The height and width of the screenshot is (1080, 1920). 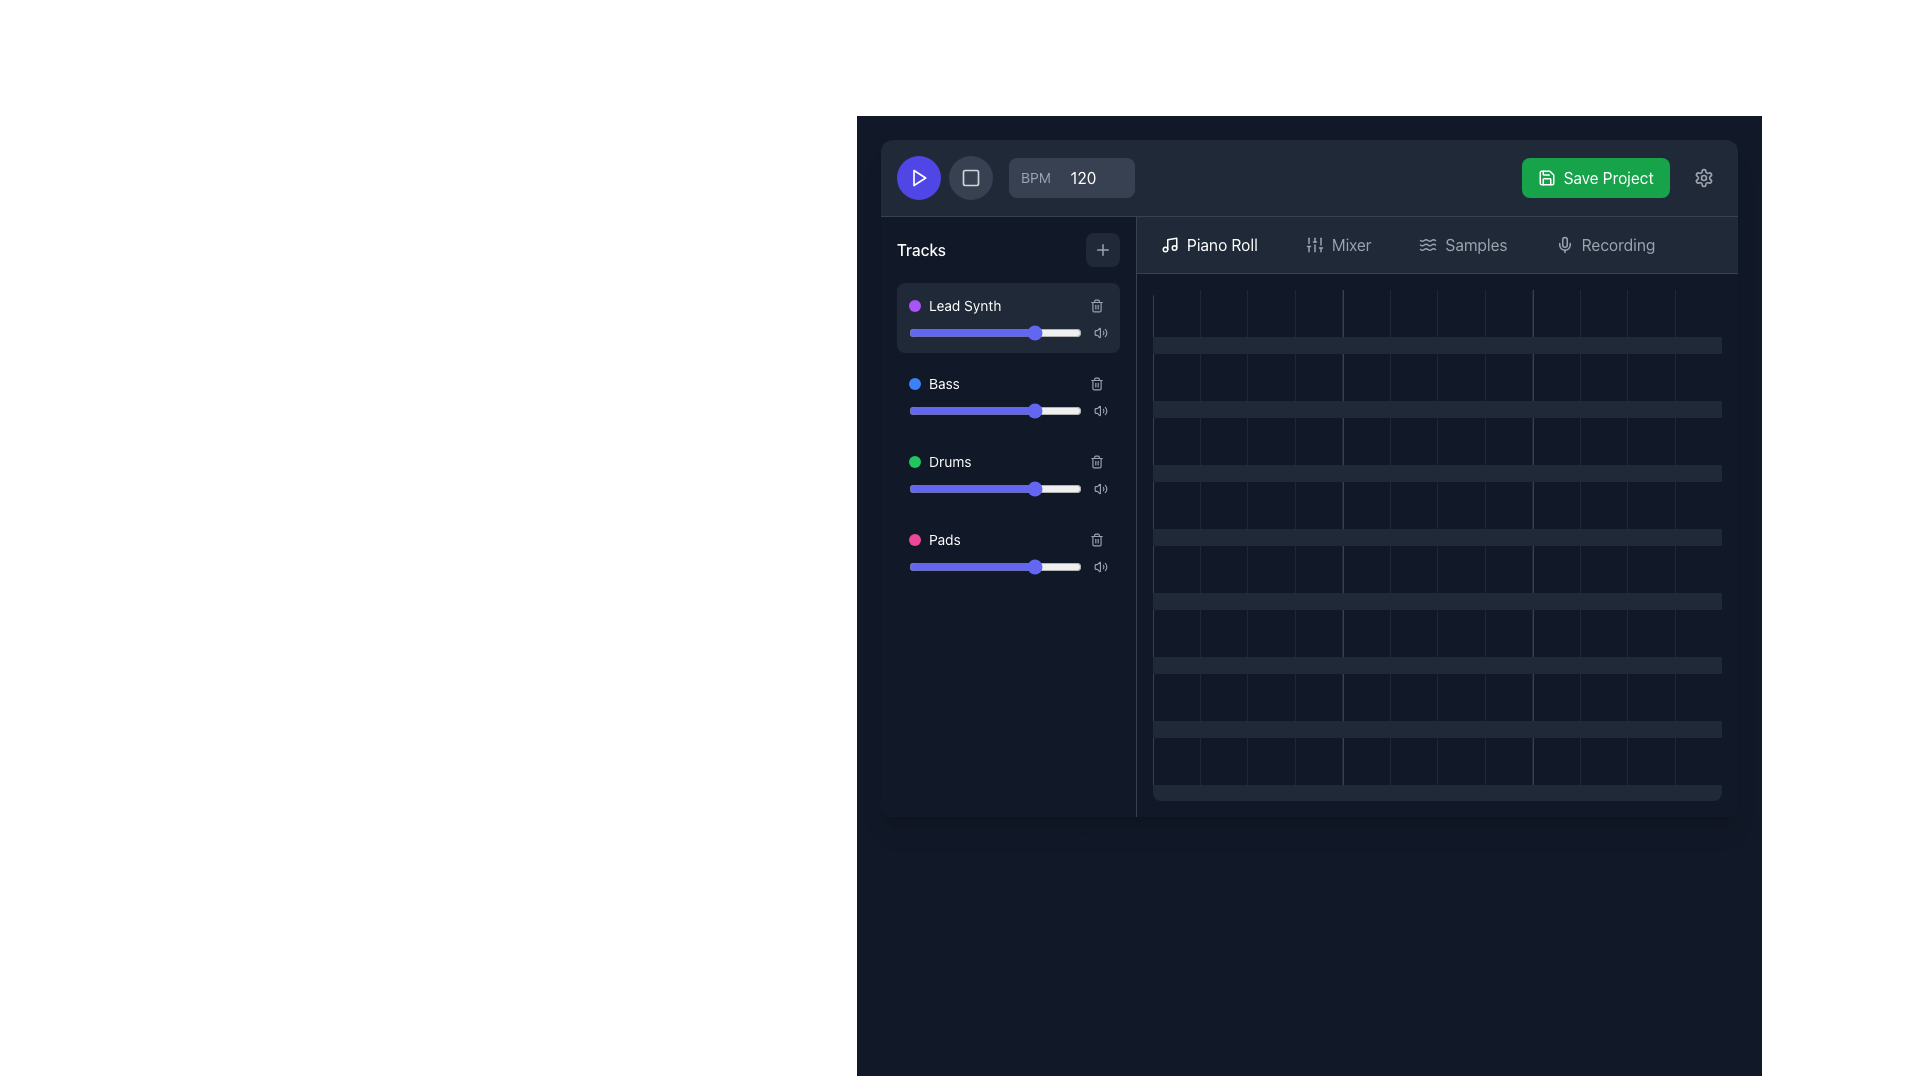 I want to click on the interactive panel located in the right-middle area of the grid, which serves as a visual placeholder or interactive region, so click(x=1697, y=504).